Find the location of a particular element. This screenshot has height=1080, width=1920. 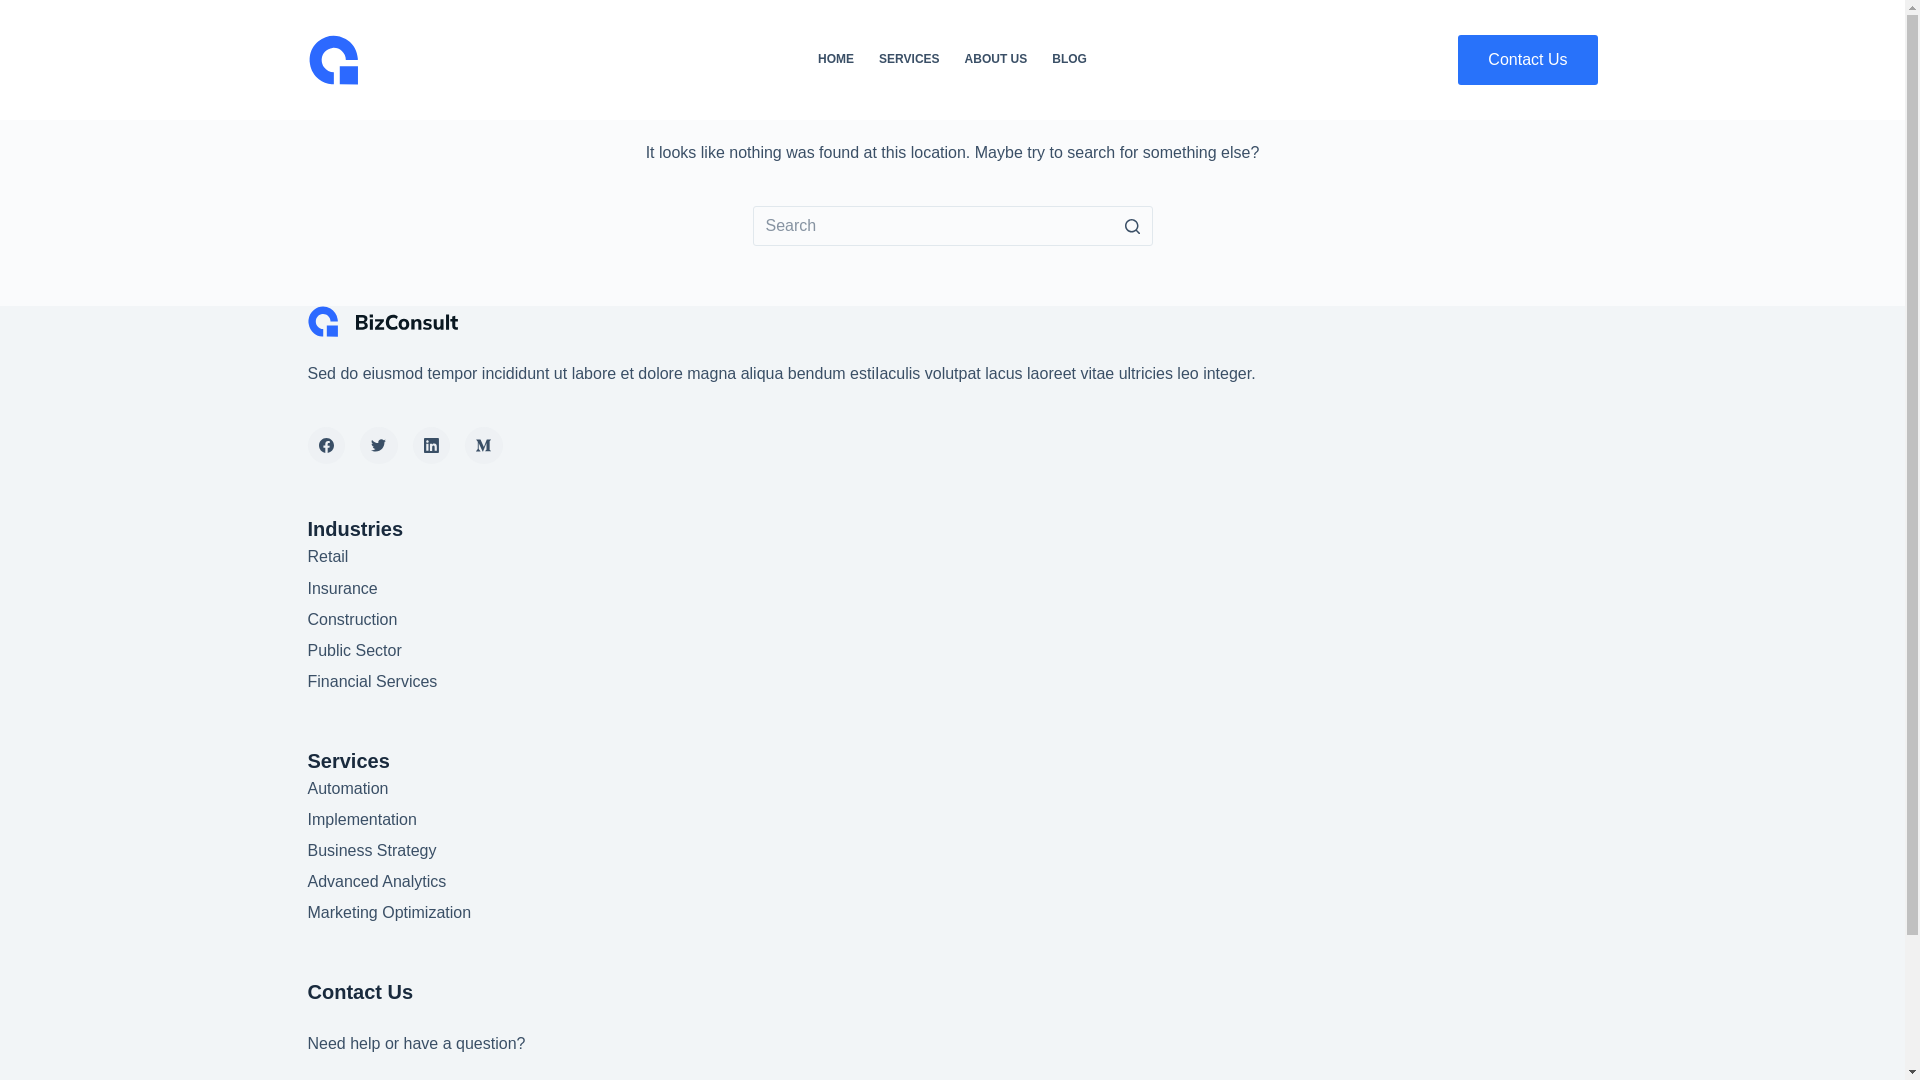

'Contact Us' is located at coordinates (1526, 59).